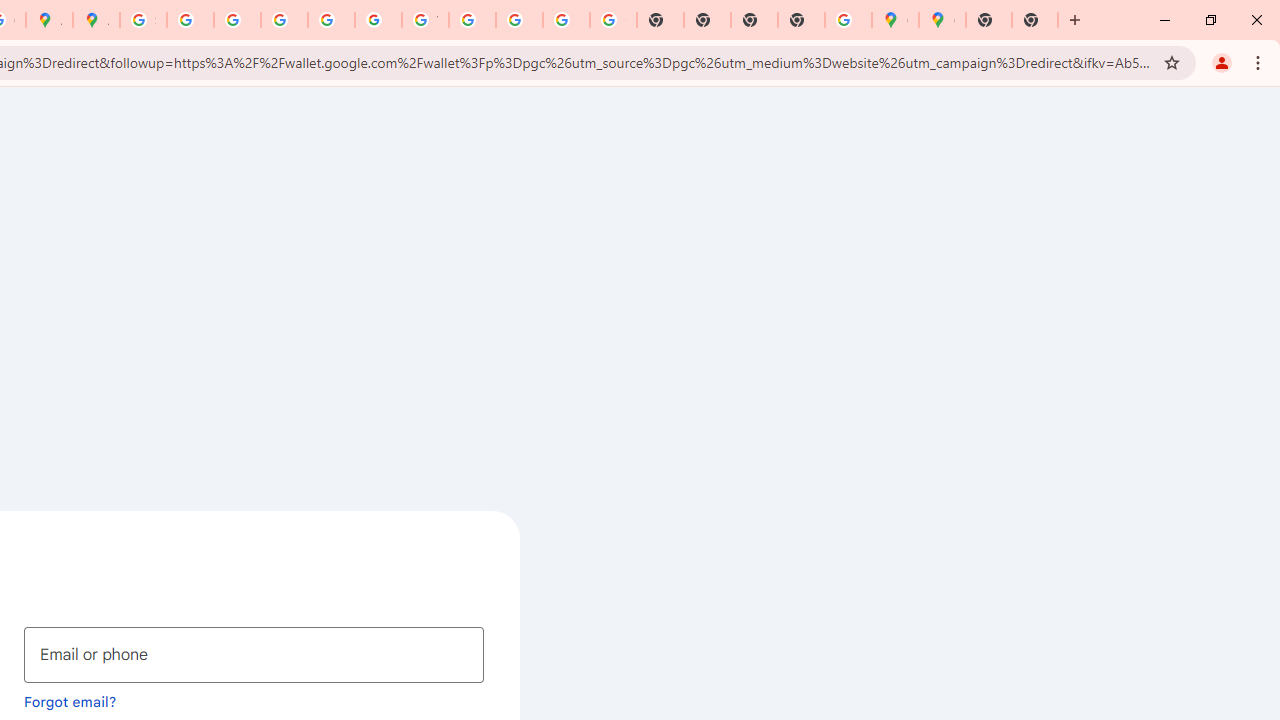 This screenshot has height=720, width=1280. What do you see at coordinates (941, 20) in the screenshot?
I see `'Google Maps'` at bounding box center [941, 20].